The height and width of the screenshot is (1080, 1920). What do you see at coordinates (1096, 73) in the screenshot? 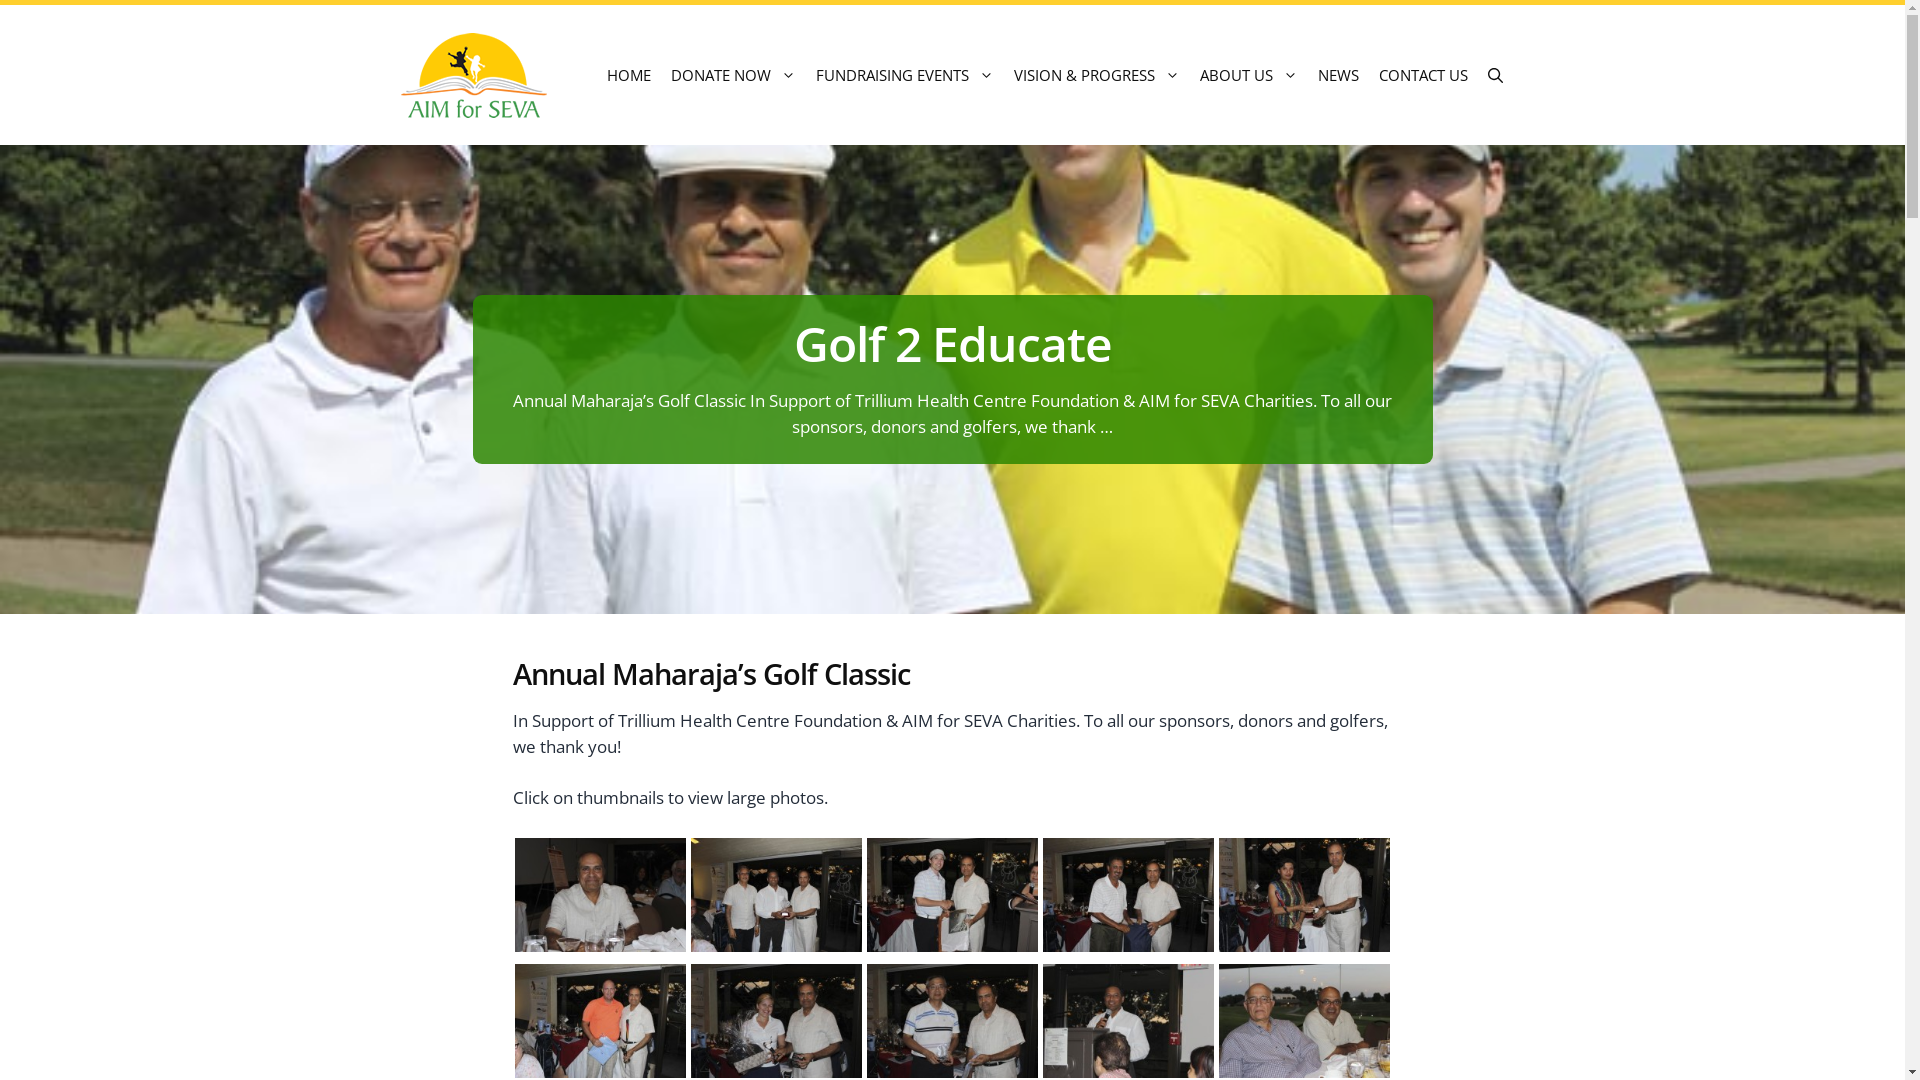
I see `'VISION & PROGRESS'` at bounding box center [1096, 73].